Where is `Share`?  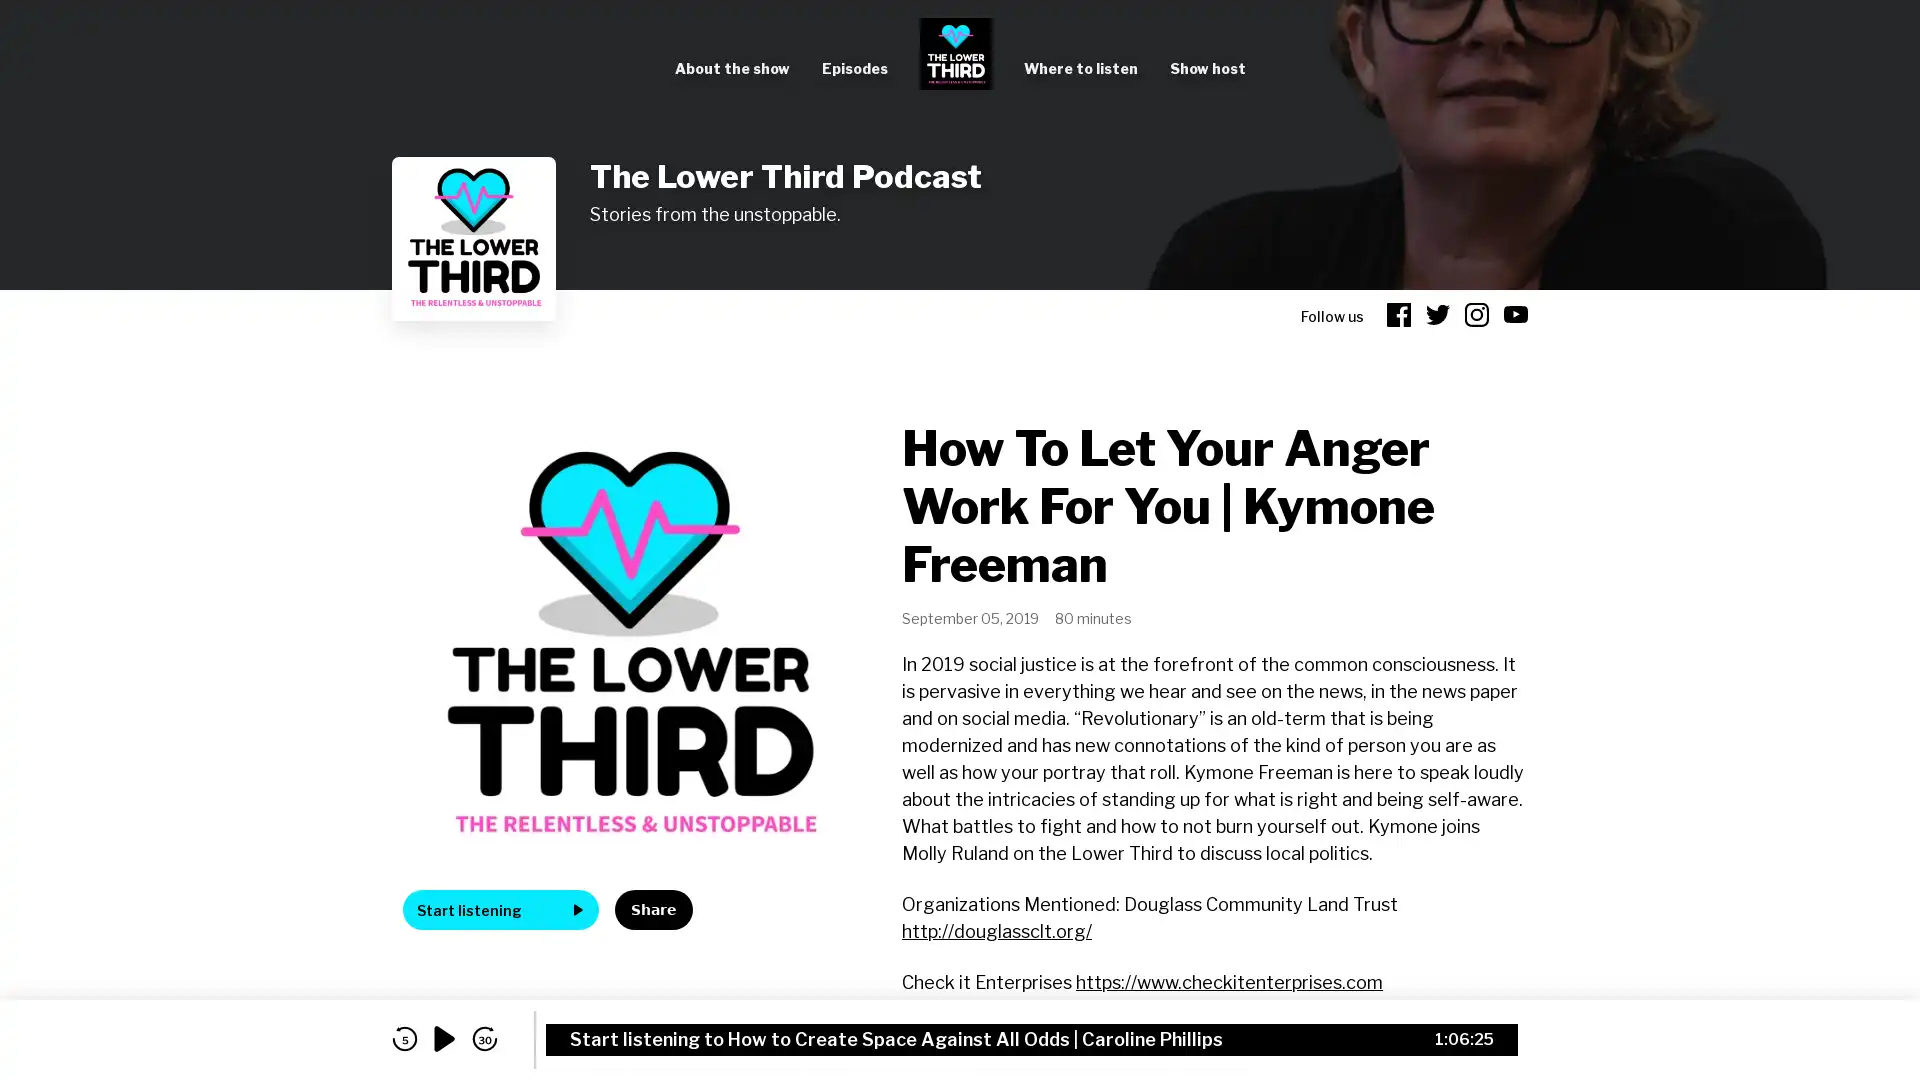 Share is located at coordinates (653, 910).